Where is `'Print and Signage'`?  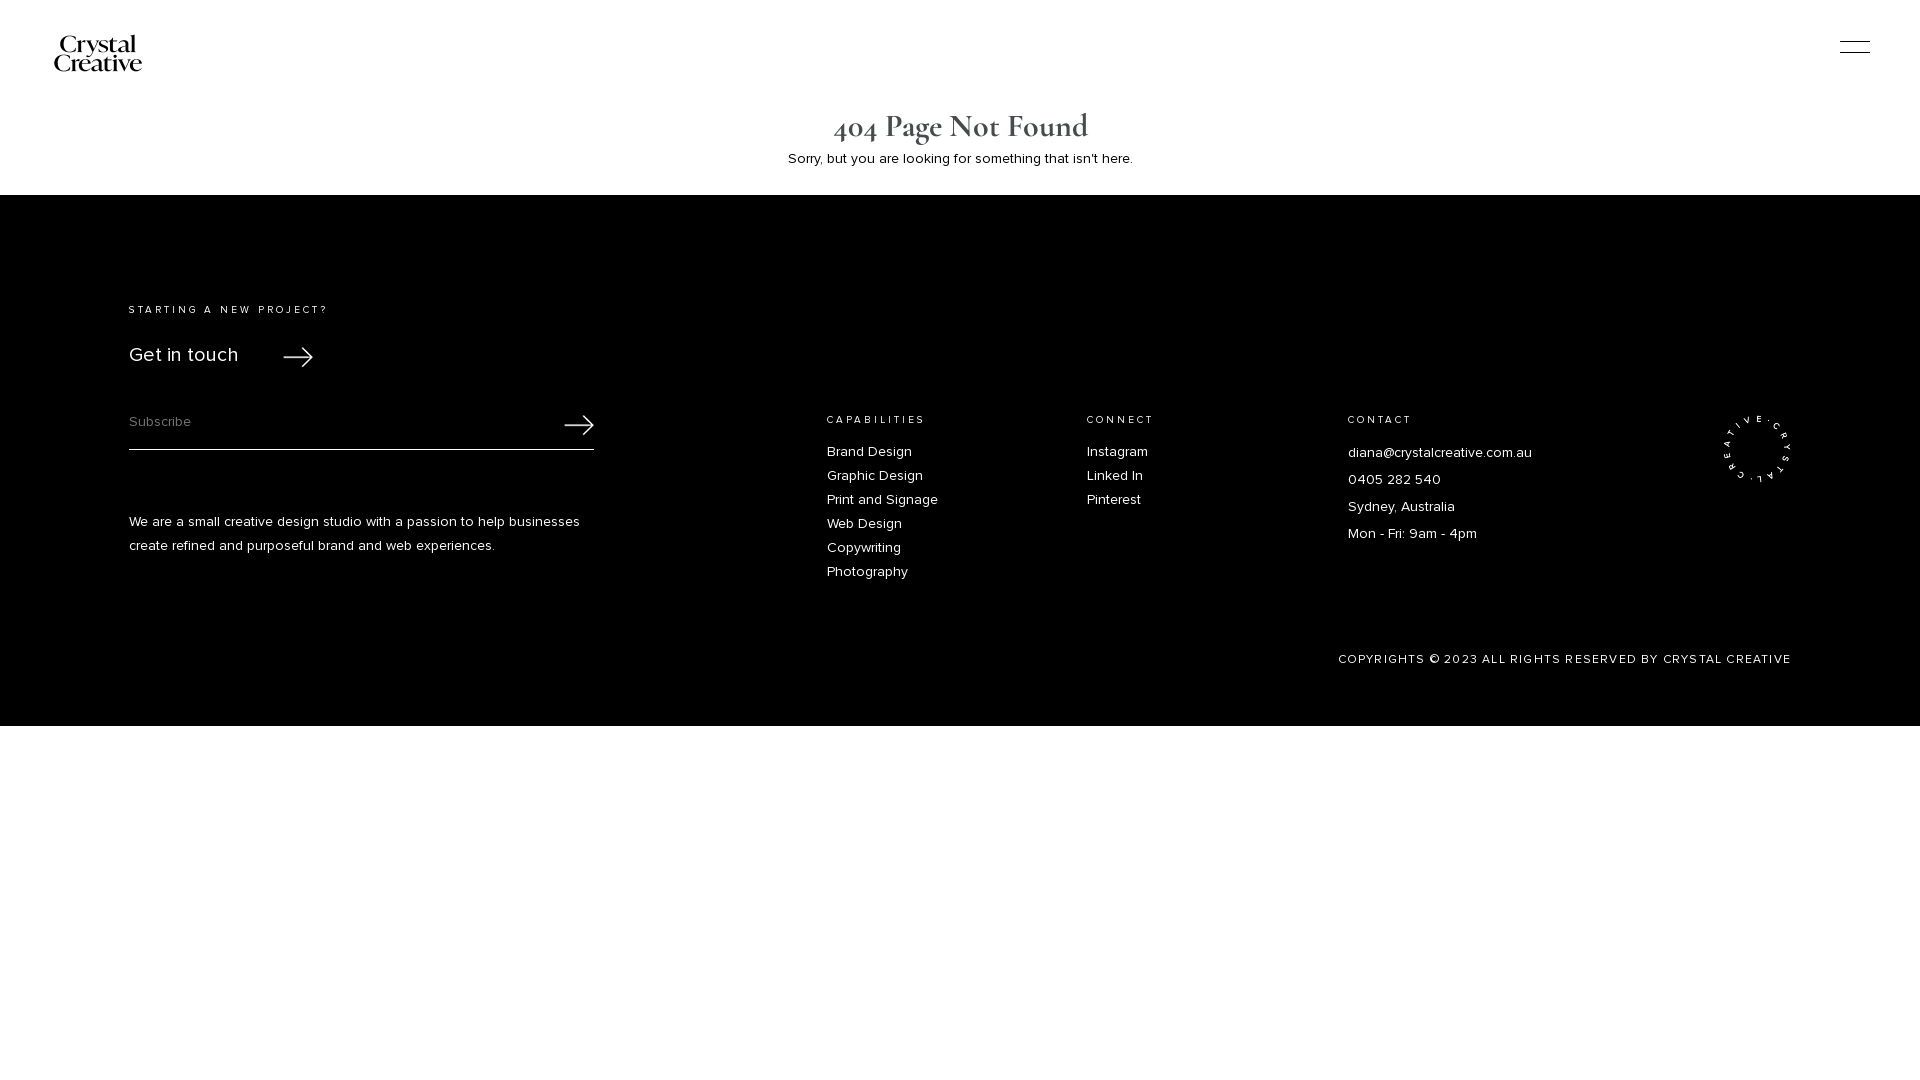
'Print and Signage' is located at coordinates (955, 499).